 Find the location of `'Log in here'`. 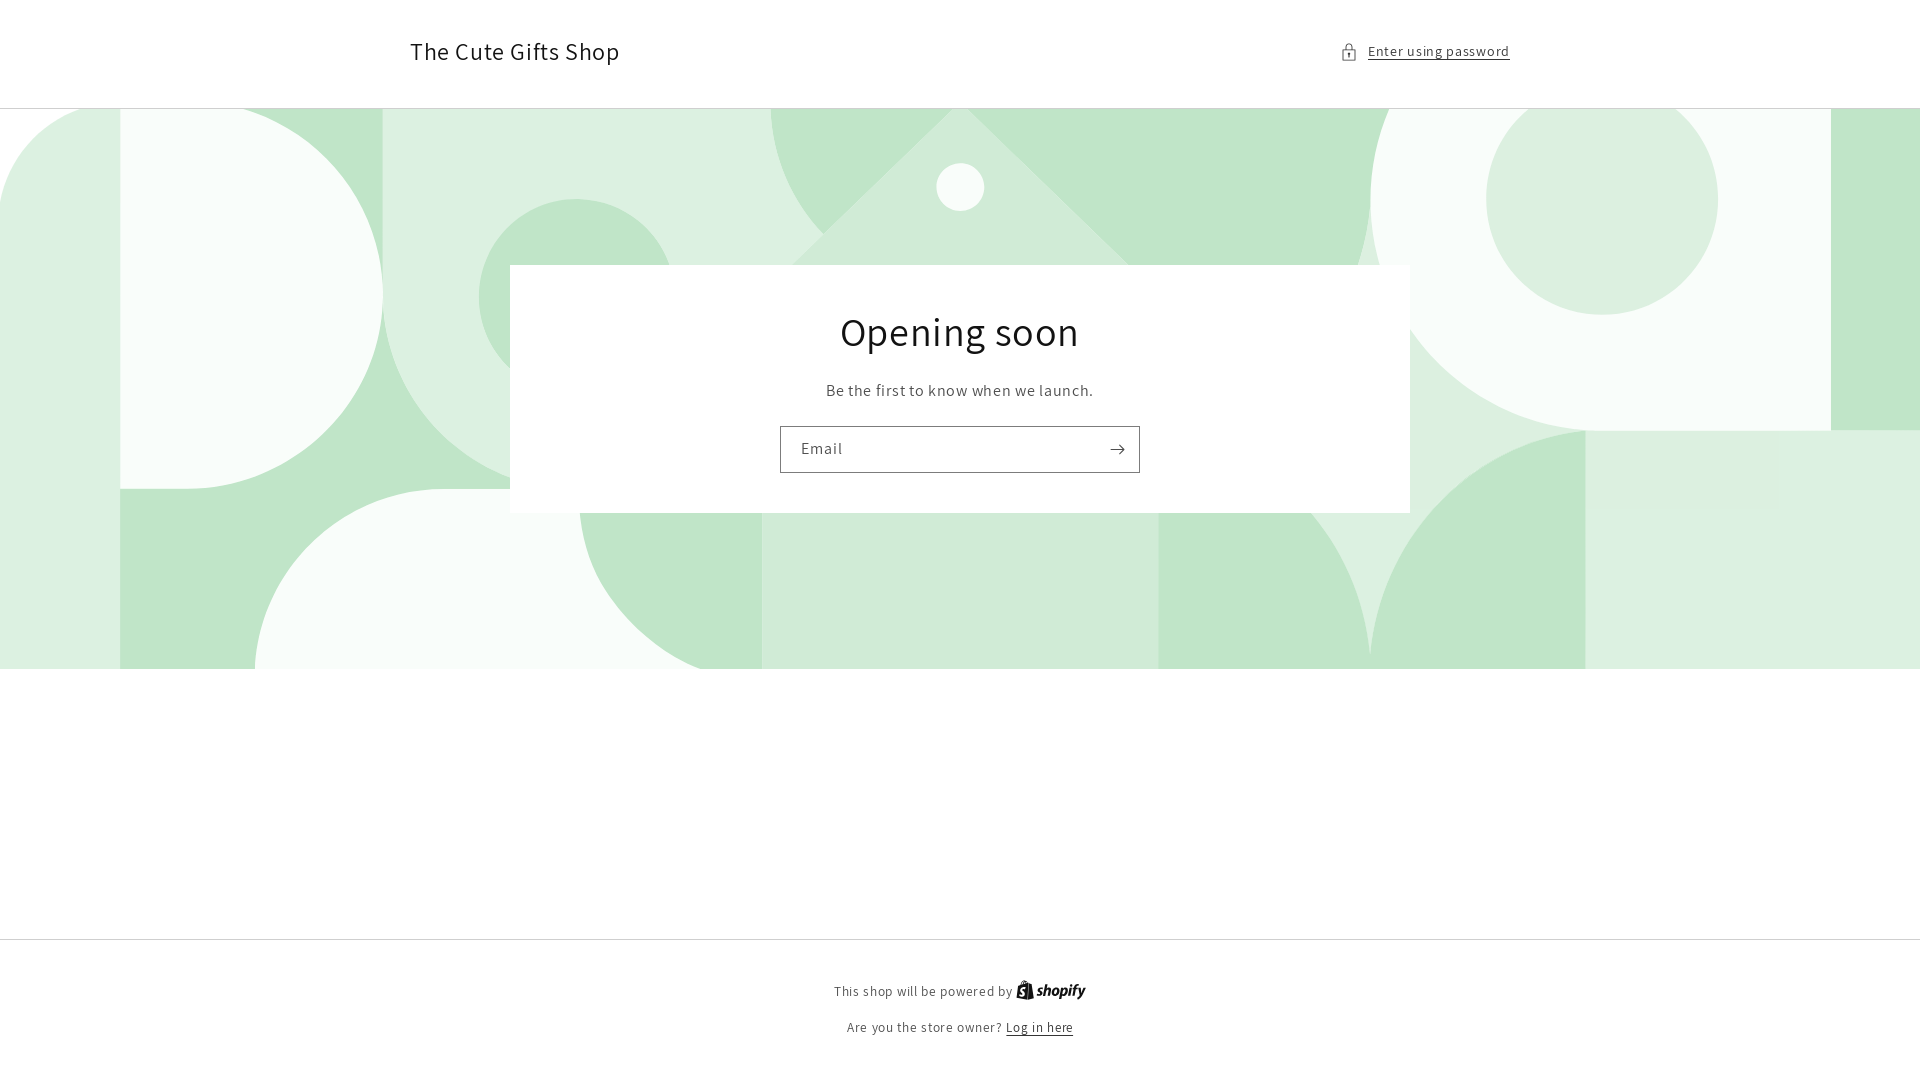

'Log in here' is located at coordinates (1039, 1028).